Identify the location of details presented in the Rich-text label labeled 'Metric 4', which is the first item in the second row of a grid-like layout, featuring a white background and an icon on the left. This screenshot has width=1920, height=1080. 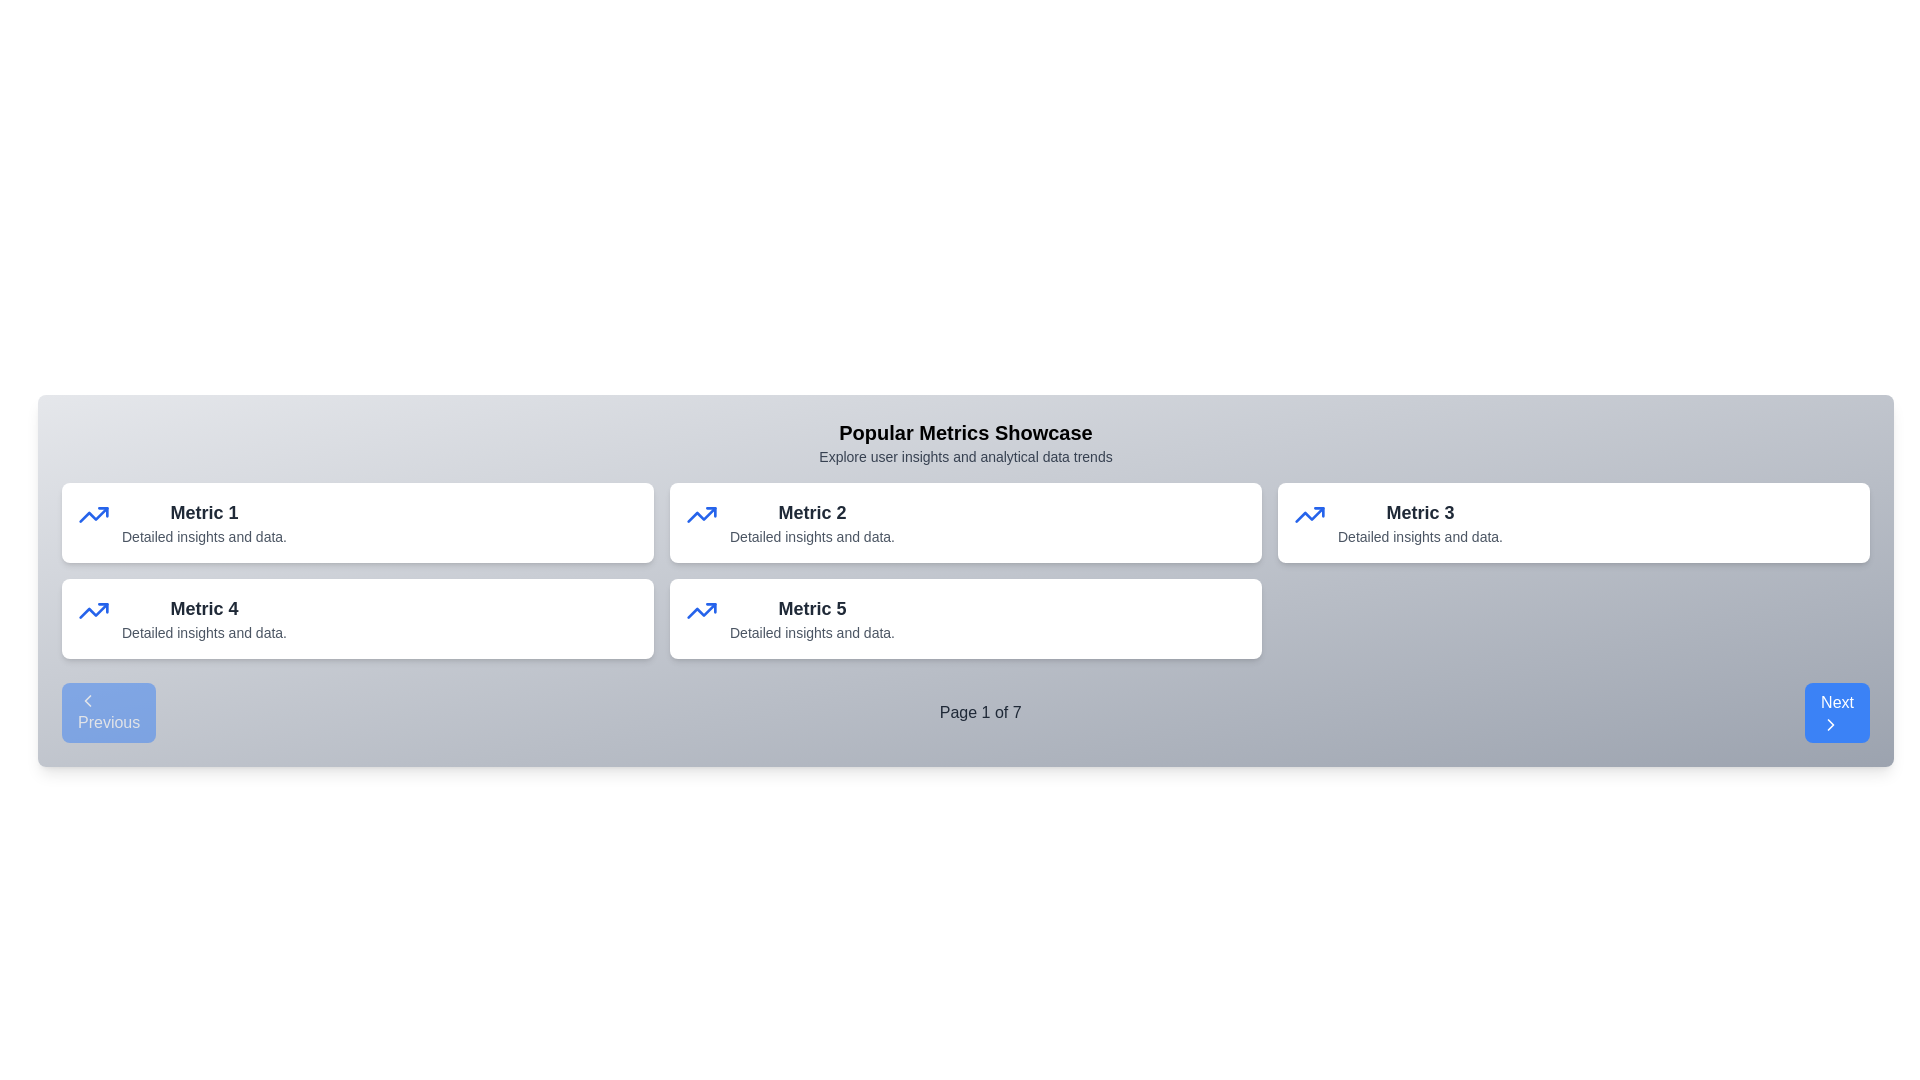
(198, 617).